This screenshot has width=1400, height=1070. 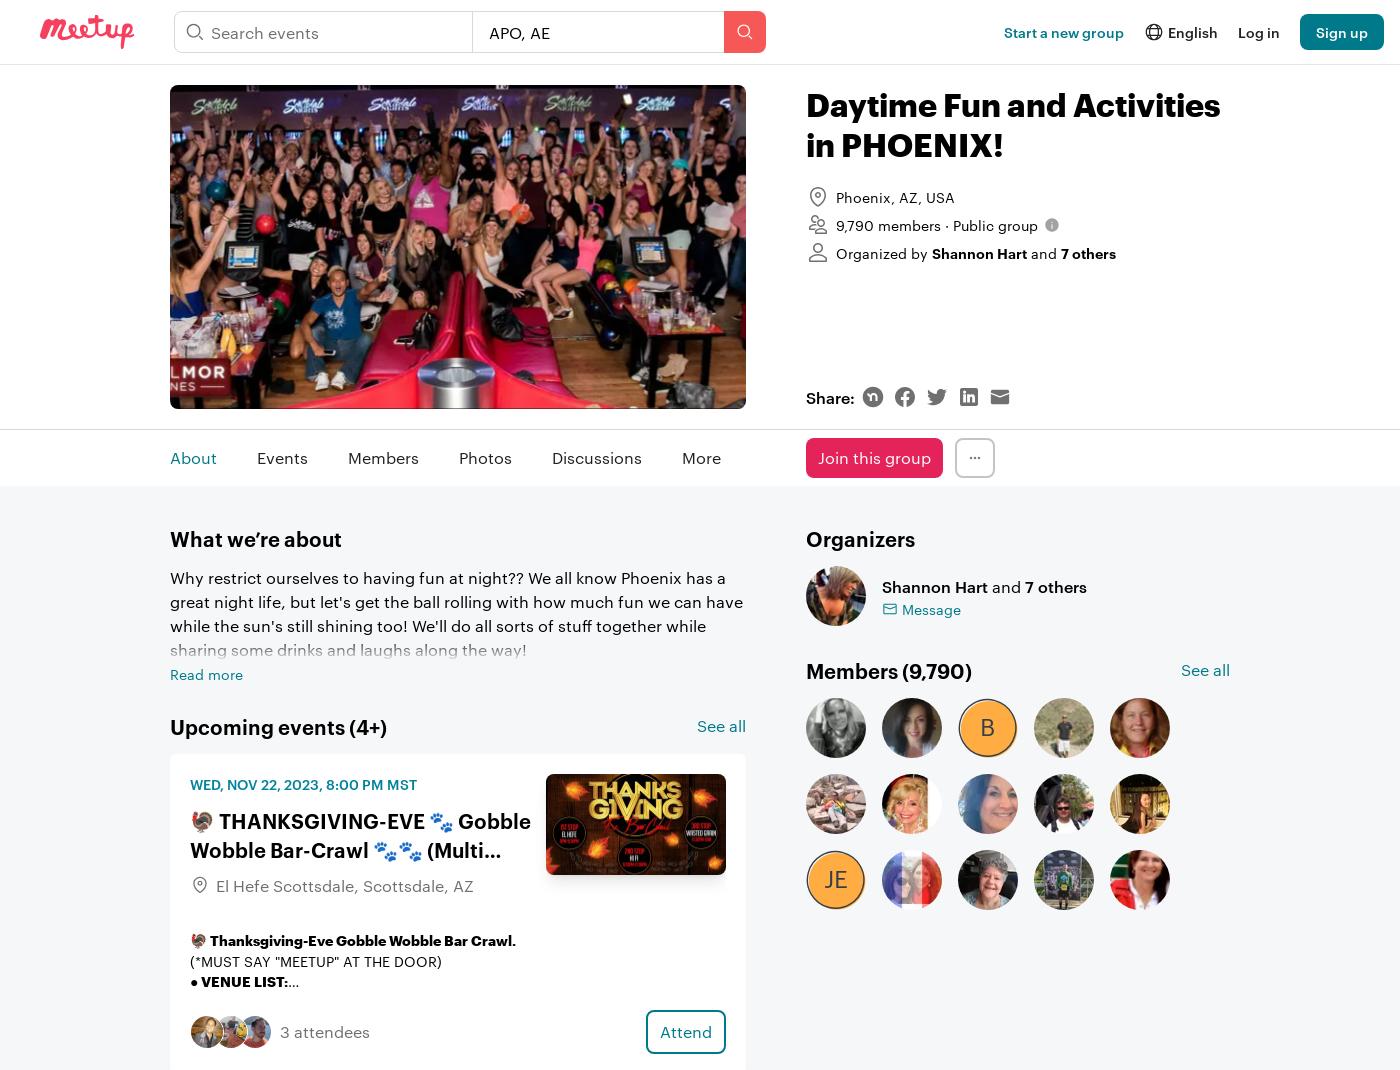 I want to click on 'More', so click(x=700, y=457).